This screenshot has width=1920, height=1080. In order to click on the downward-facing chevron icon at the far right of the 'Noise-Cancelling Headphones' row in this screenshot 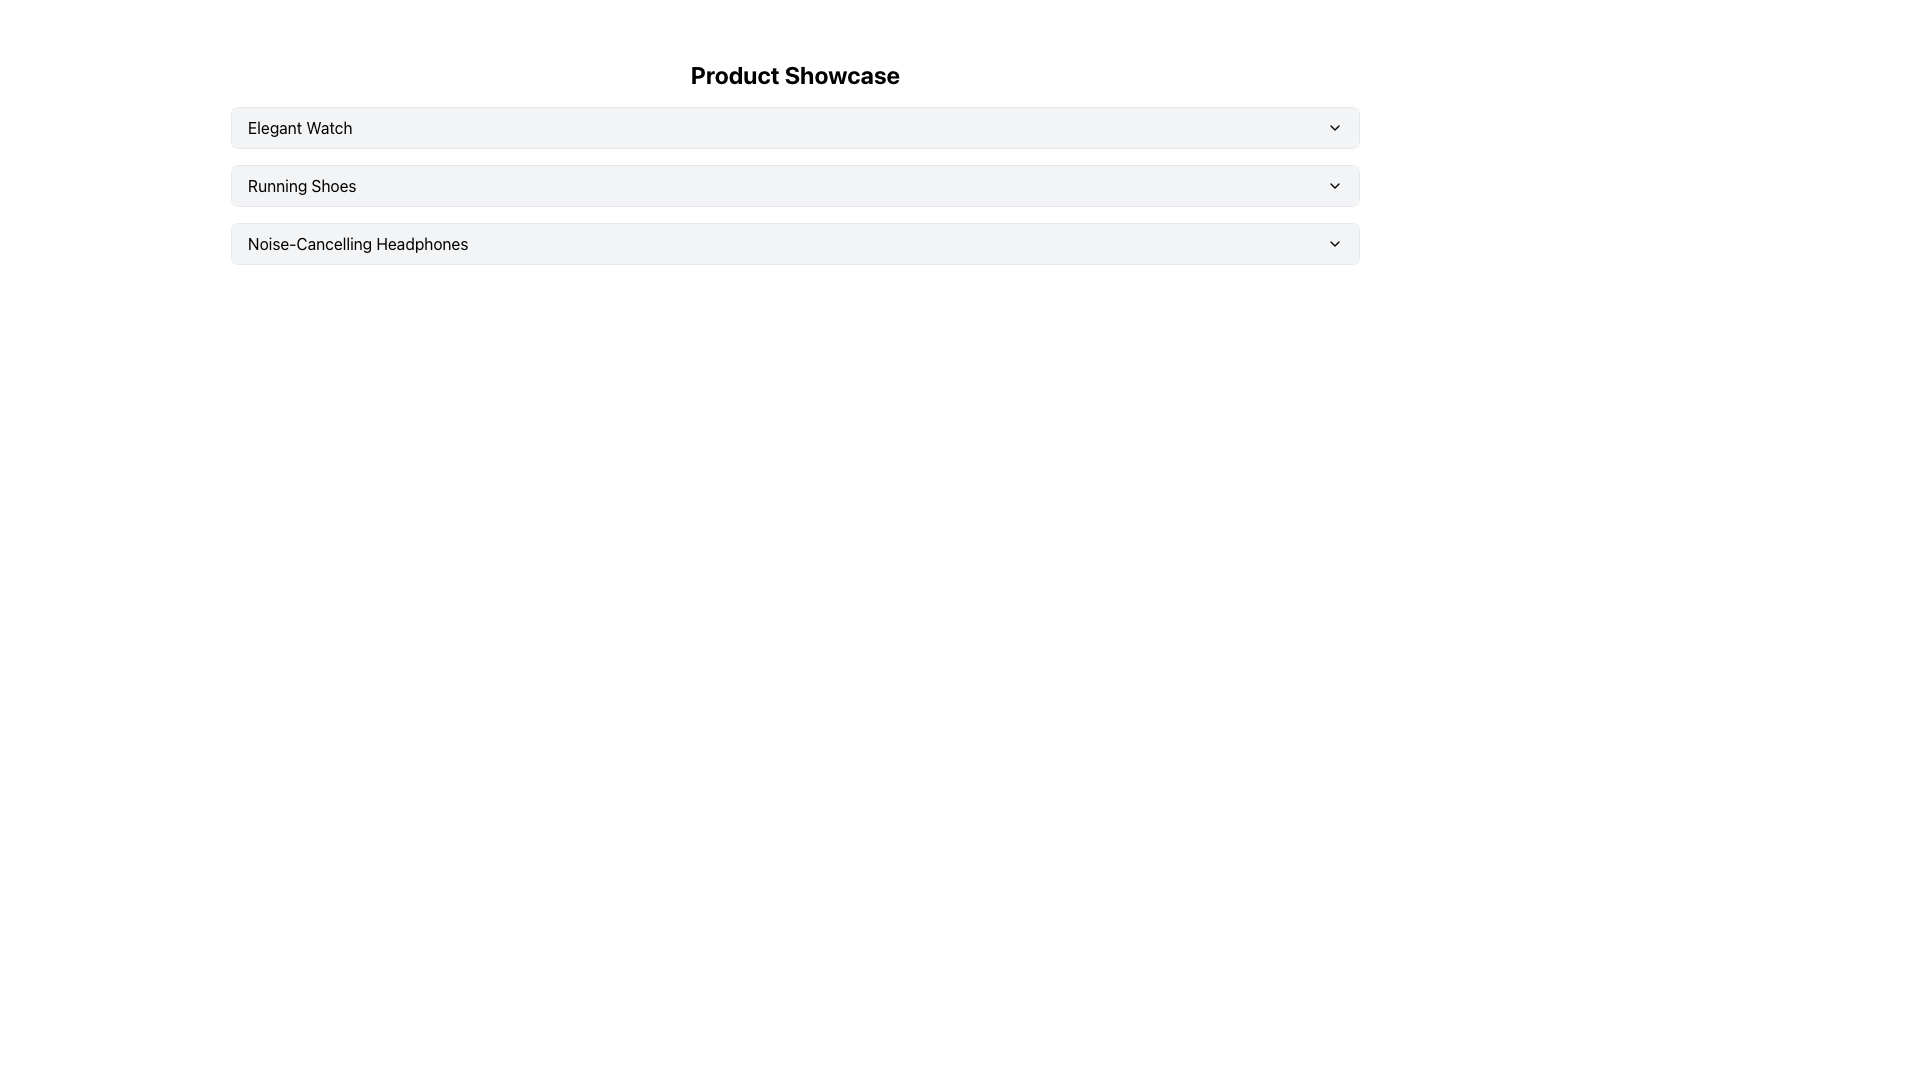, I will do `click(1334, 242)`.